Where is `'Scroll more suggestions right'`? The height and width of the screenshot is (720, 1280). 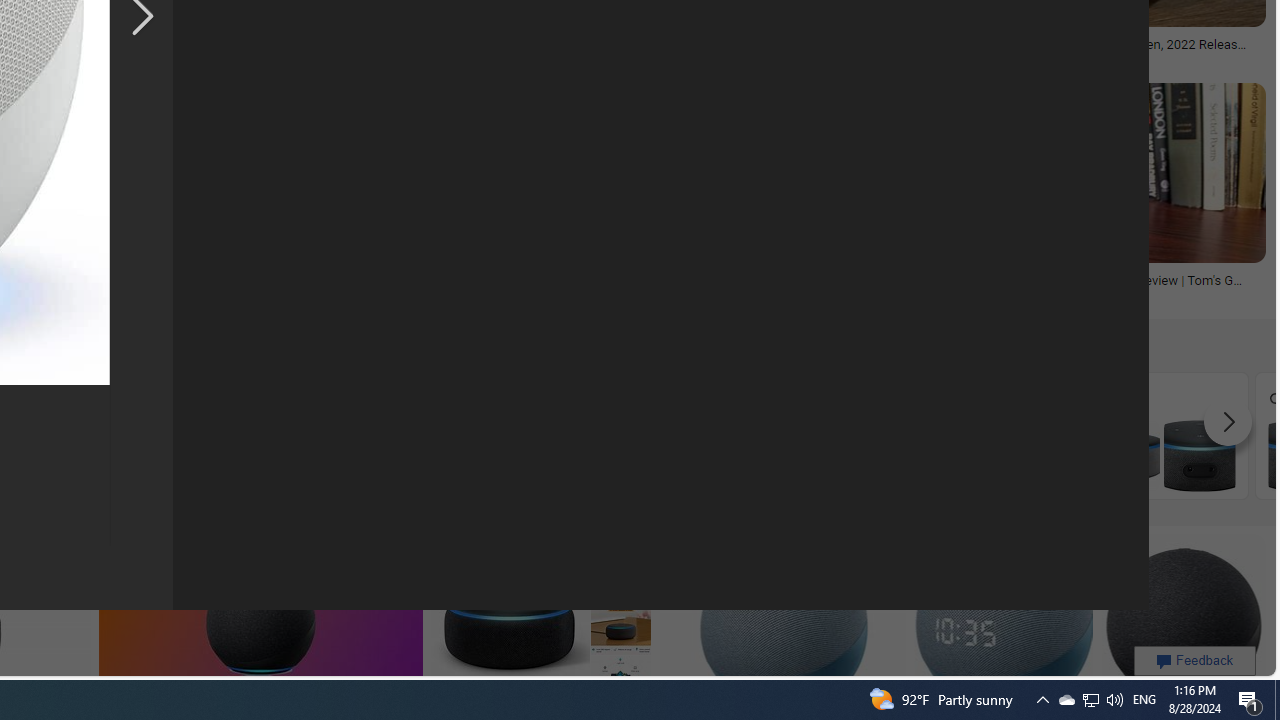
'Scroll more suggestions right' is located at coordinates (1227, 421).